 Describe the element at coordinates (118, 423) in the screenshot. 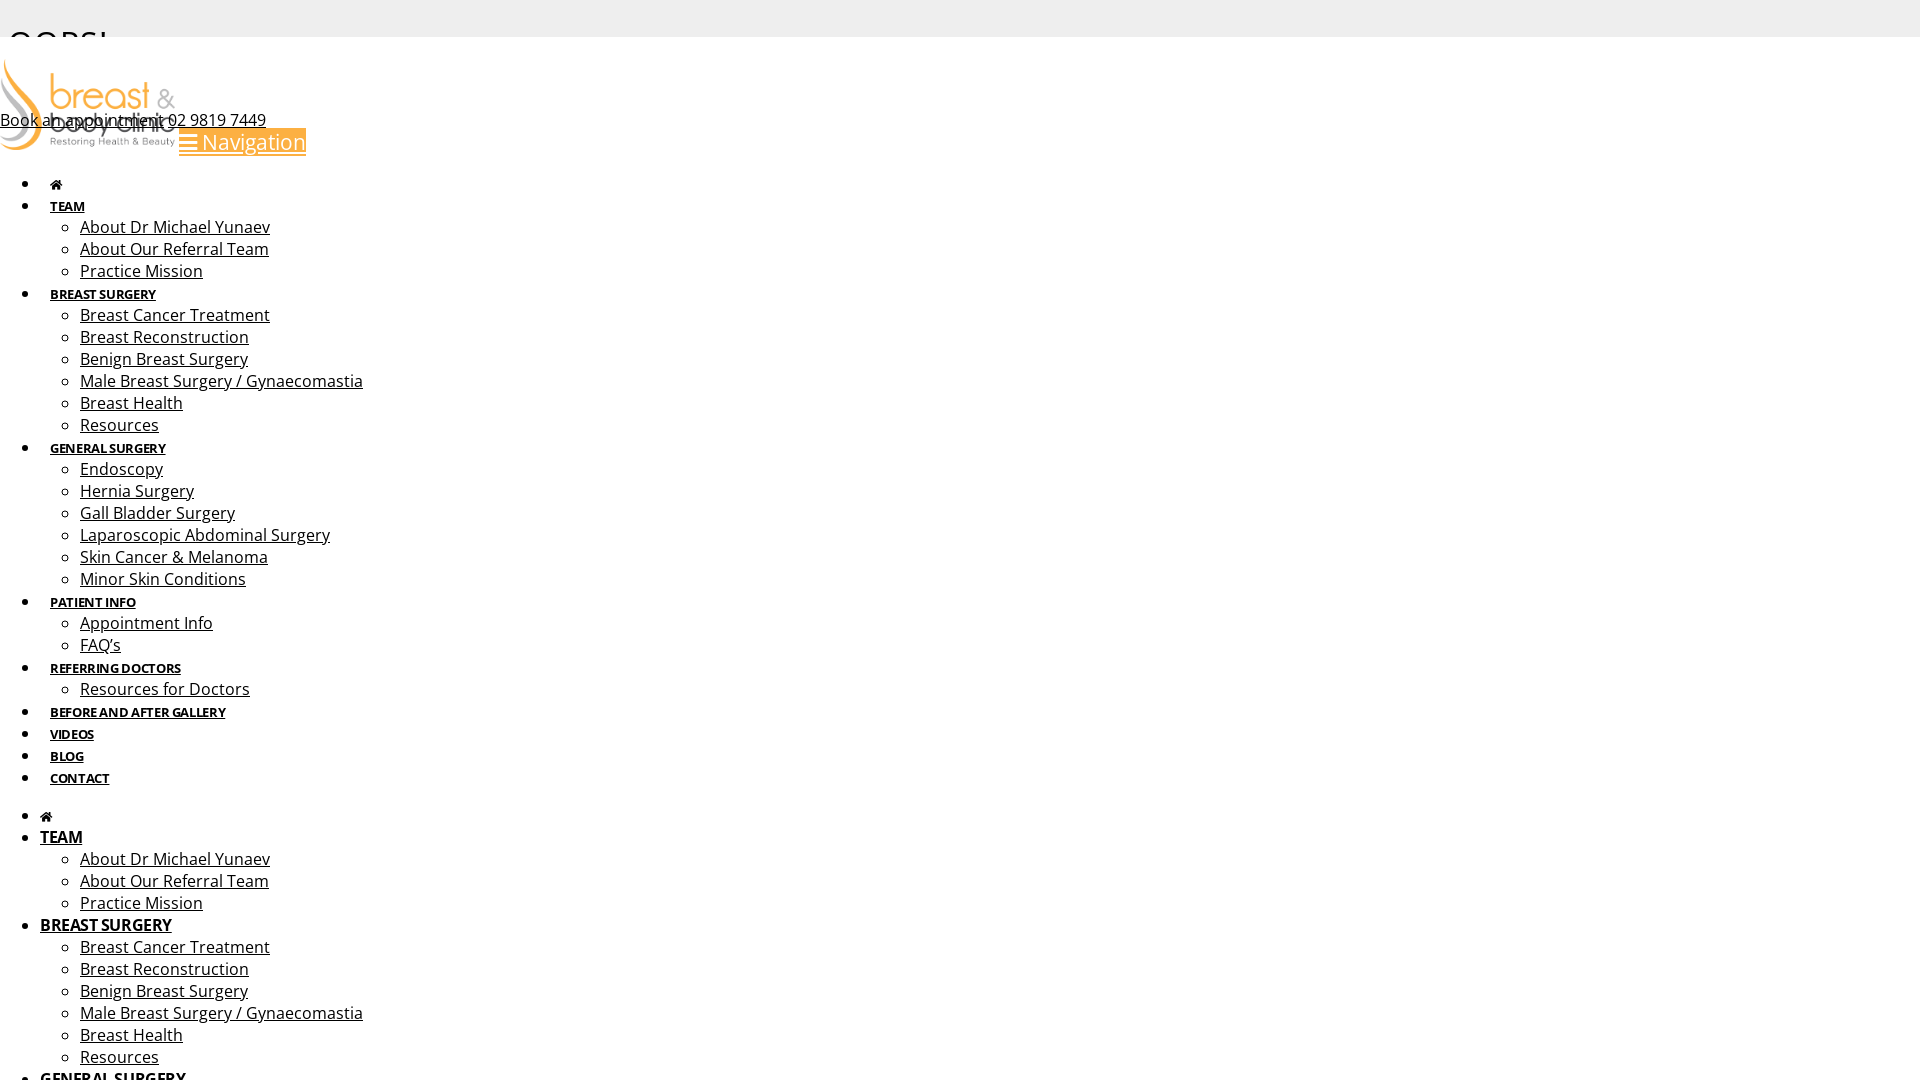

I see `'Resources'` at that location.